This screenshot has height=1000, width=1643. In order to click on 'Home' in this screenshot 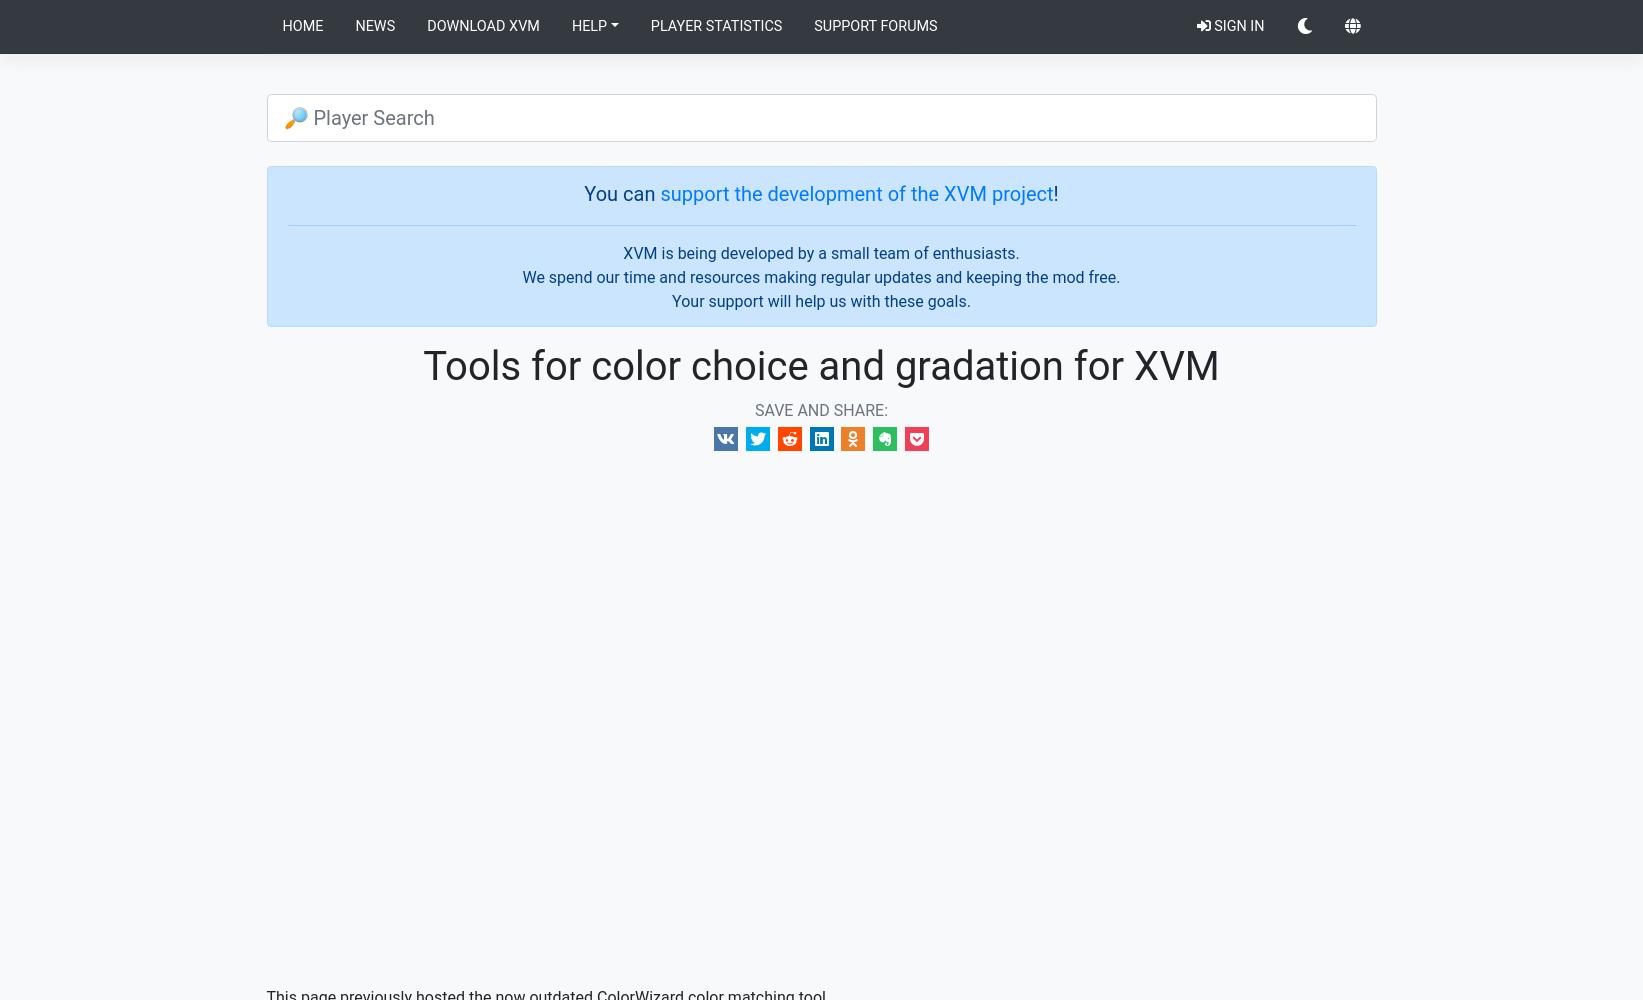, I will do `click(301, 26)`.